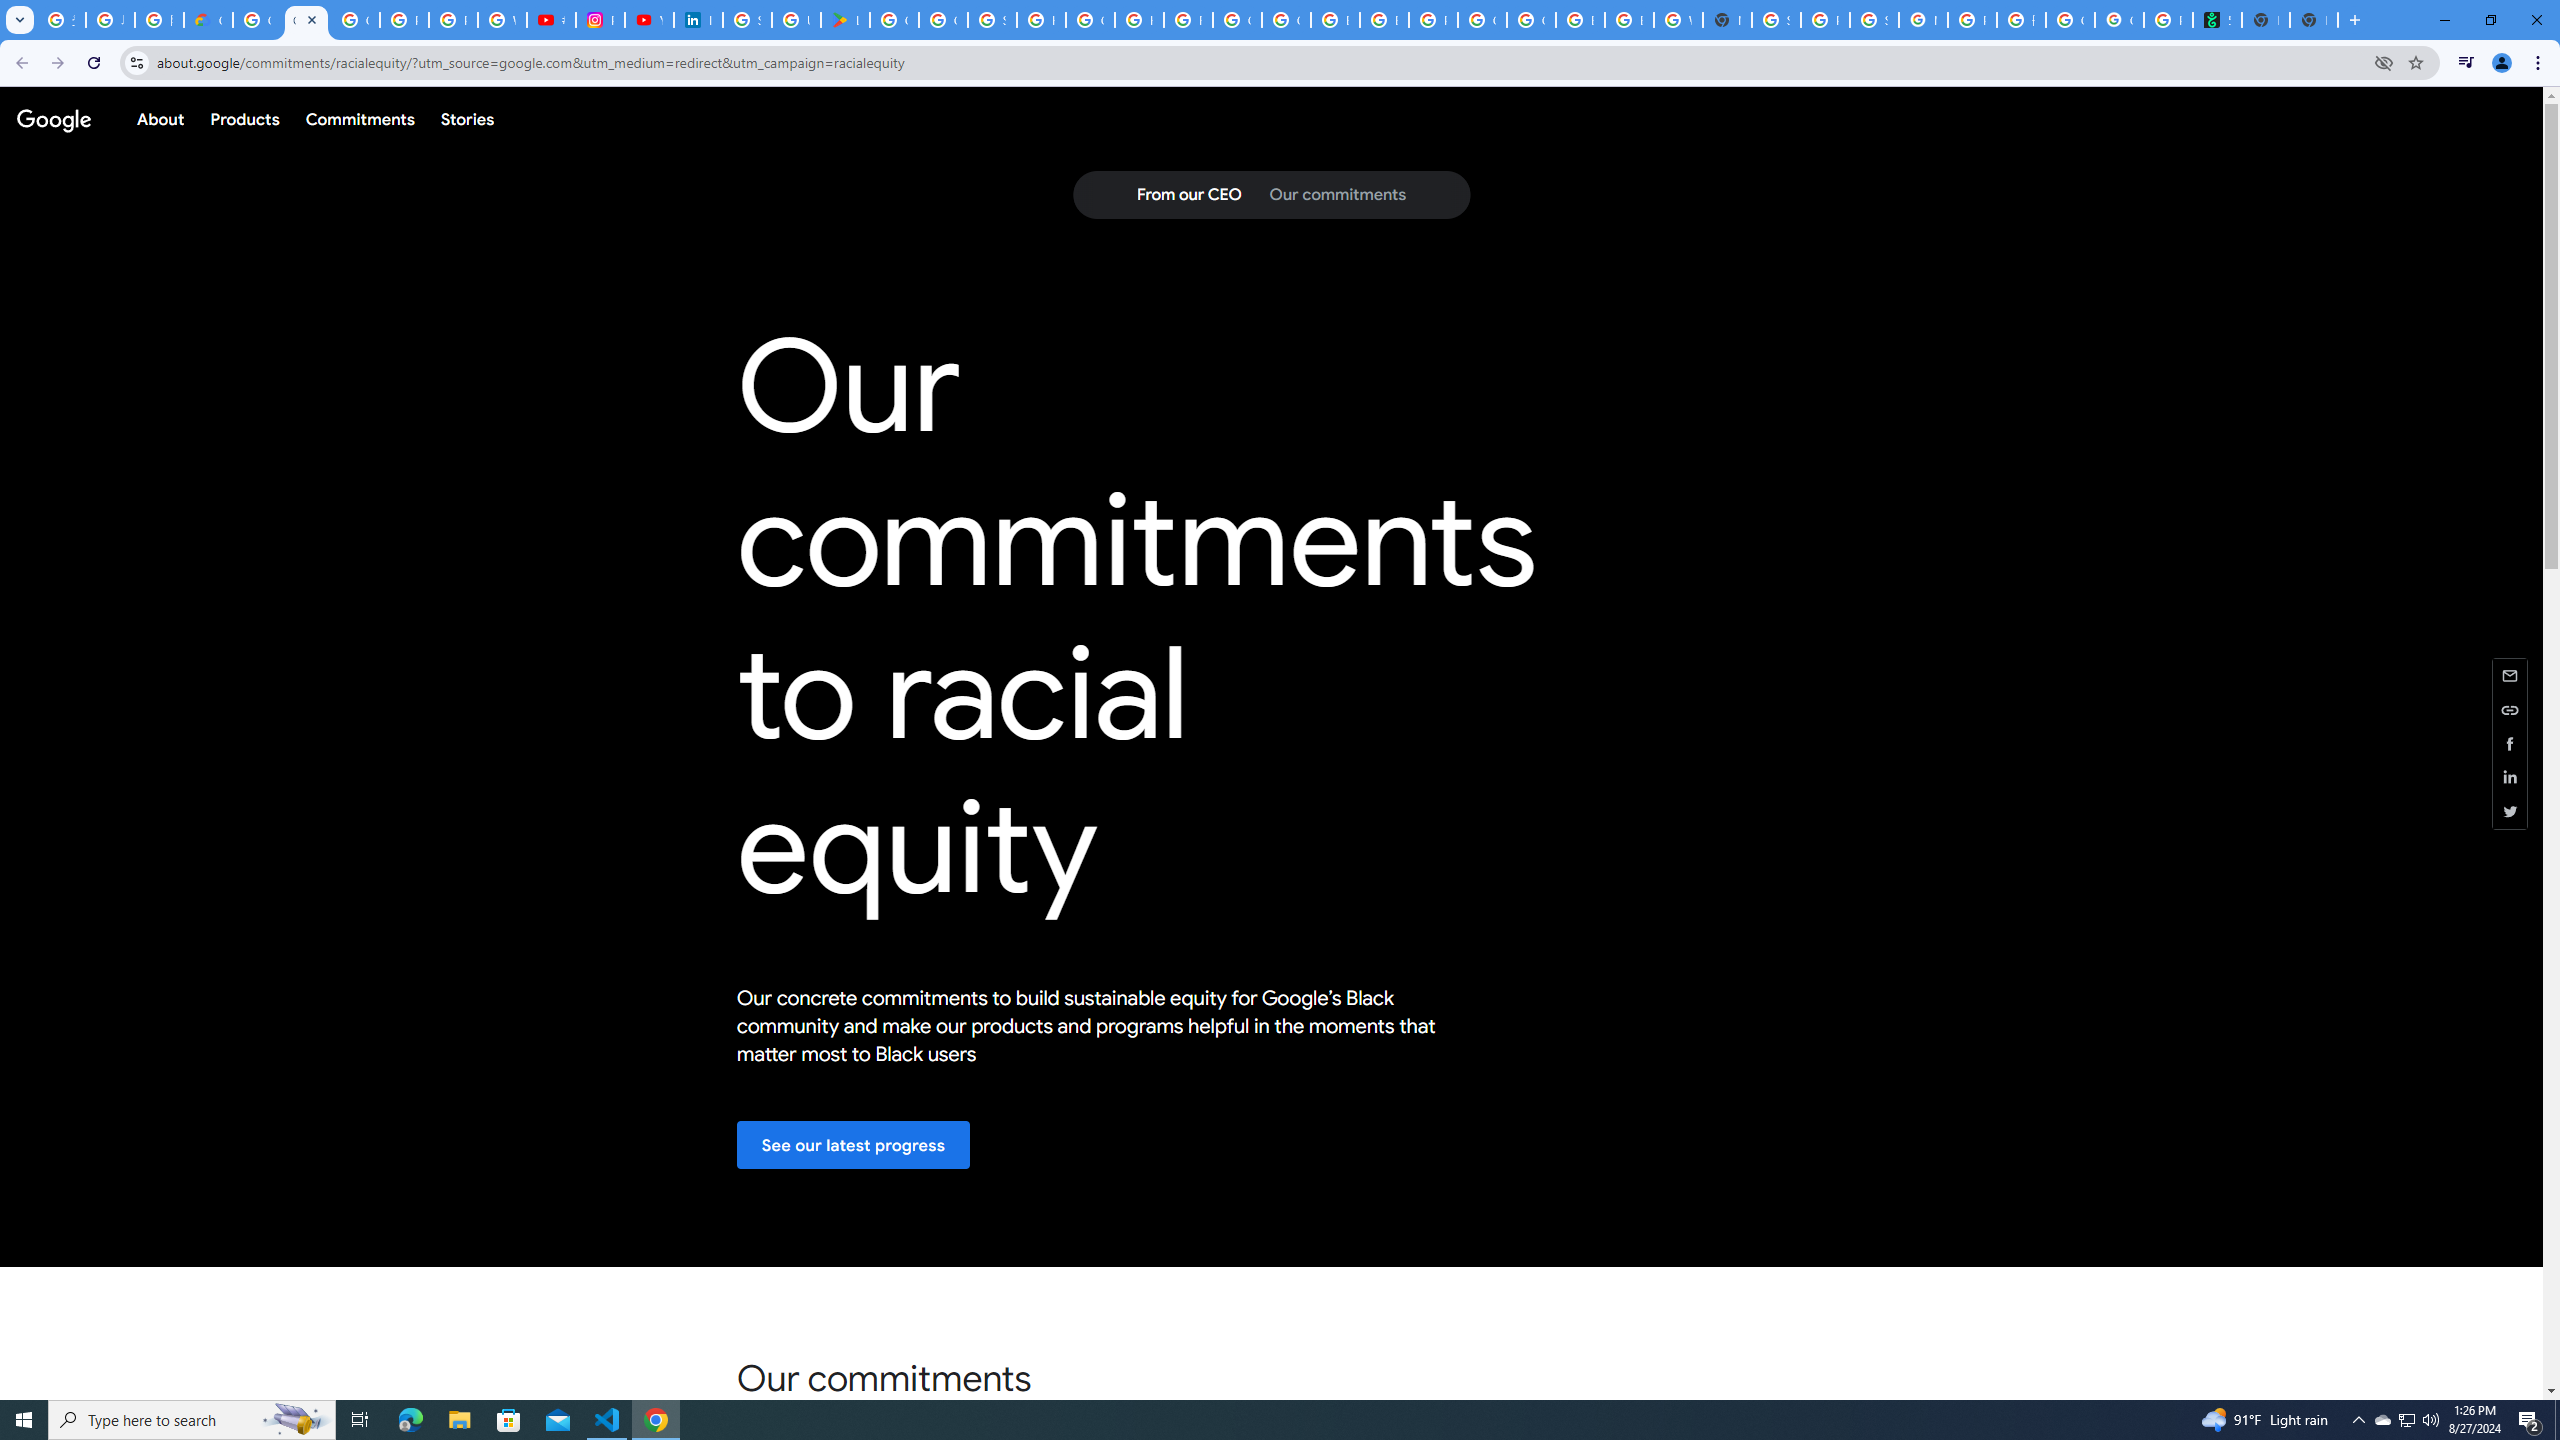 This screenshot has width=2560, height=1440. Describe the element at coordinates (843, 19) in the screenshot. I see `'Last Shelter: Survival - Apps on Google Play'` at that location.